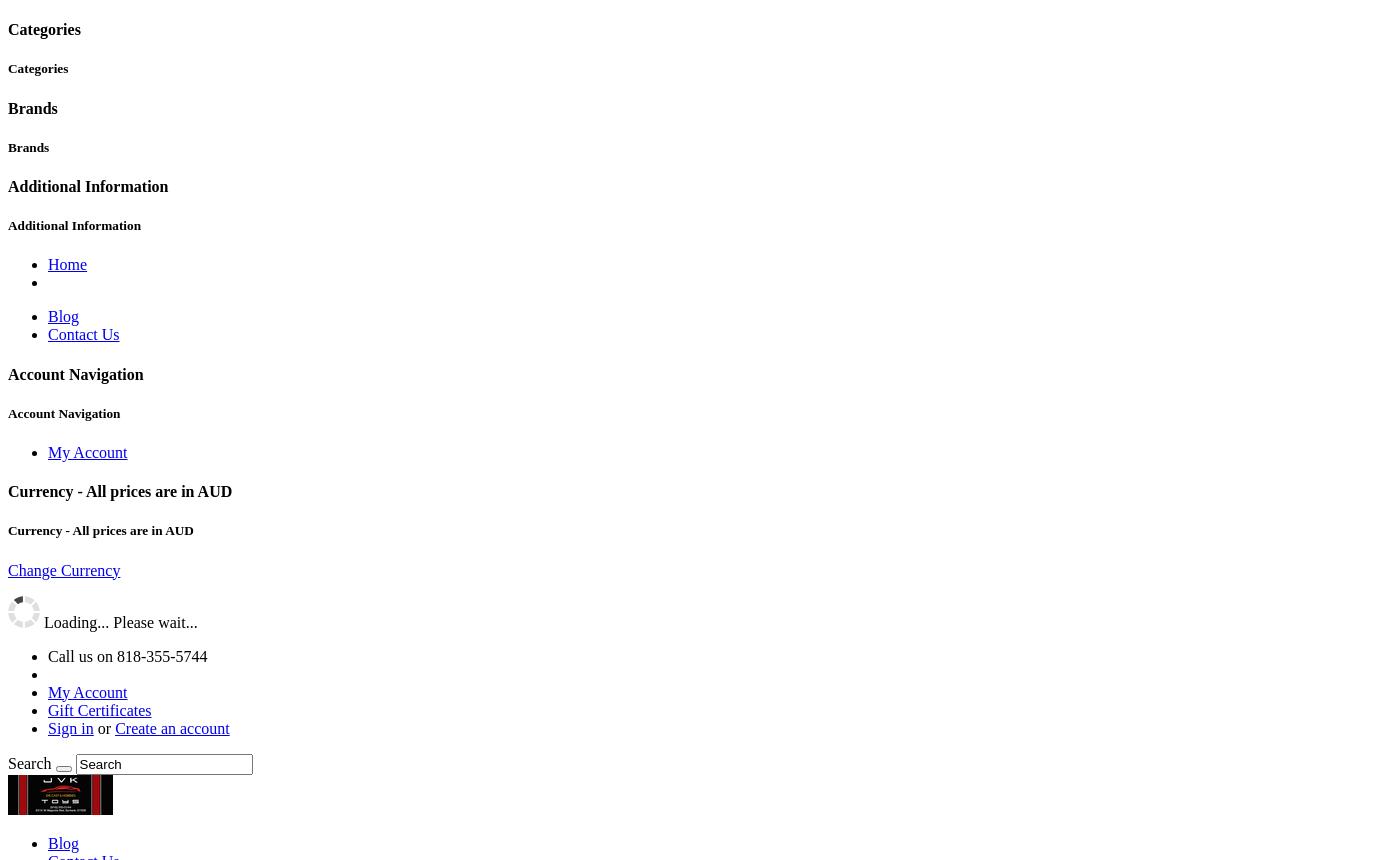  What do you see at coordinates (28, 762) in the screenshot?
I see `'Search'` at bounding box center [28, 762].